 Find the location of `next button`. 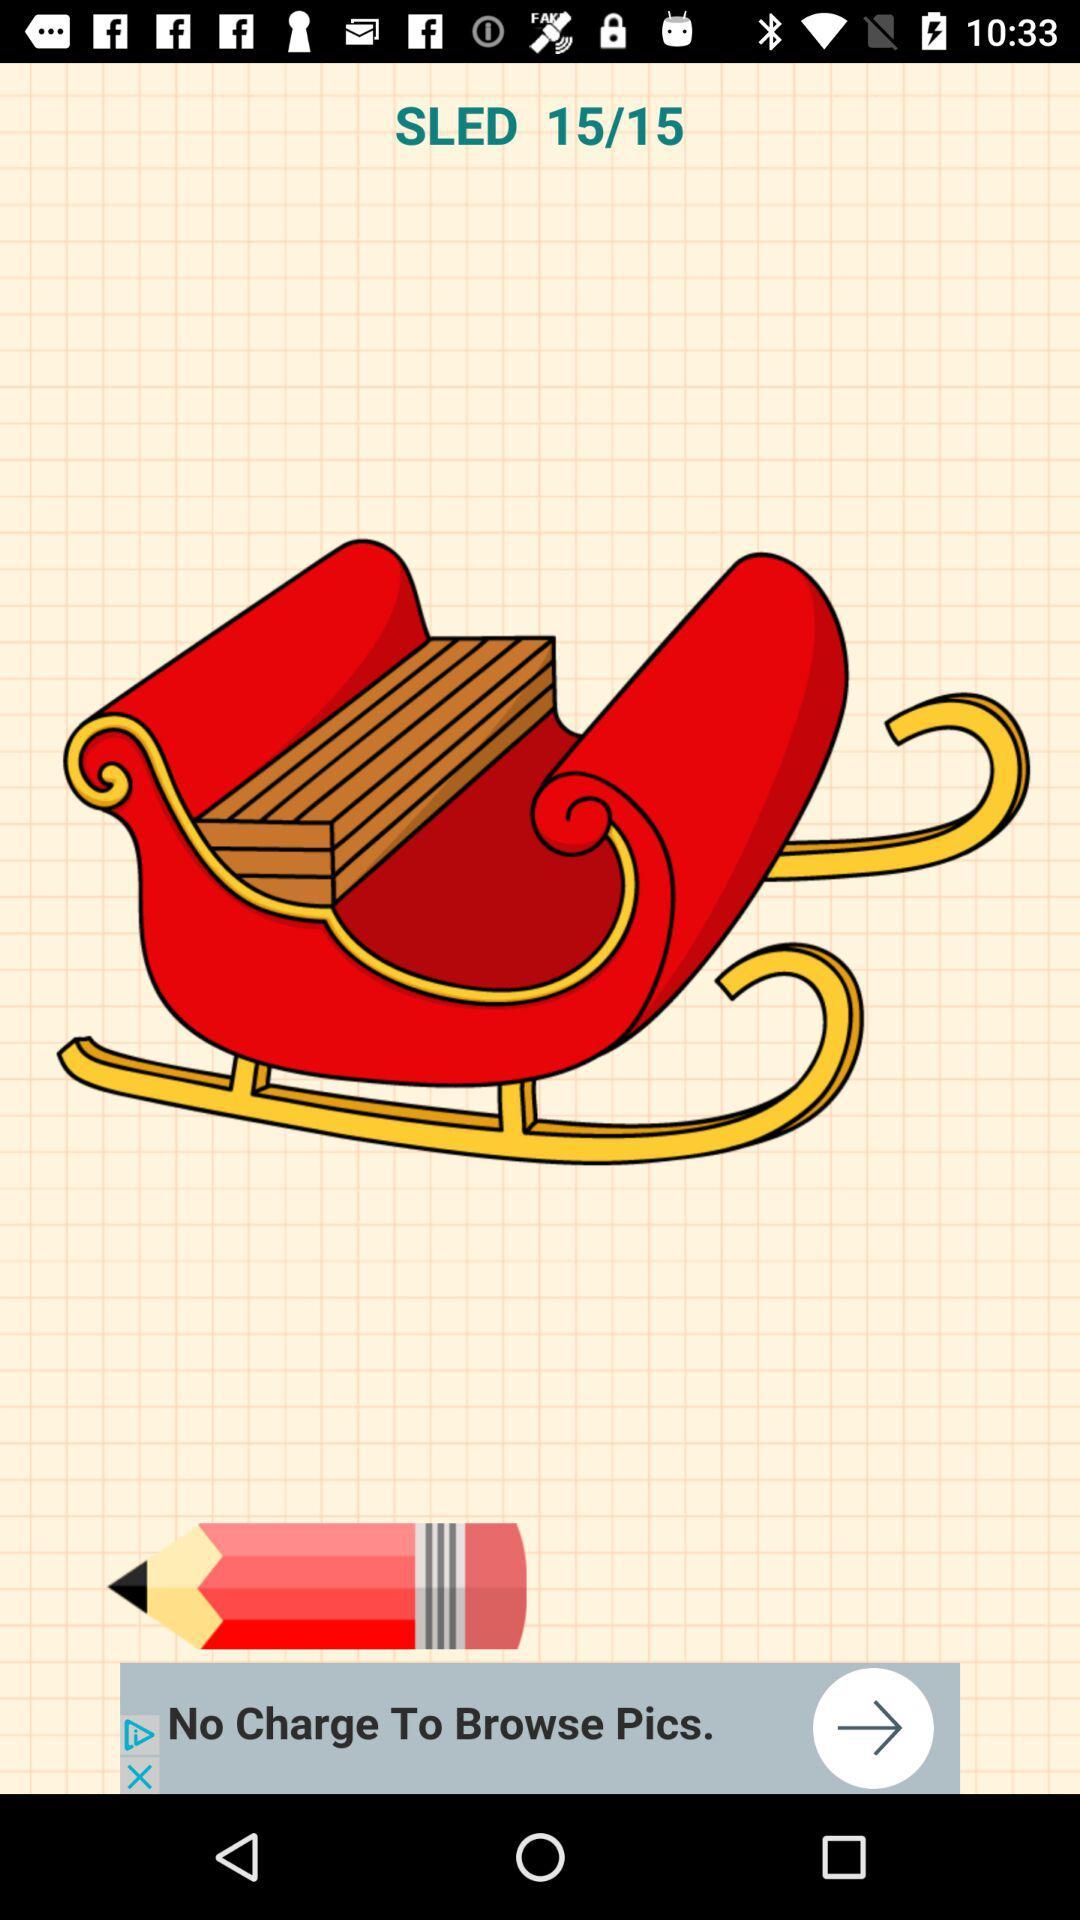

next button is located at coordinates (540, 1727).